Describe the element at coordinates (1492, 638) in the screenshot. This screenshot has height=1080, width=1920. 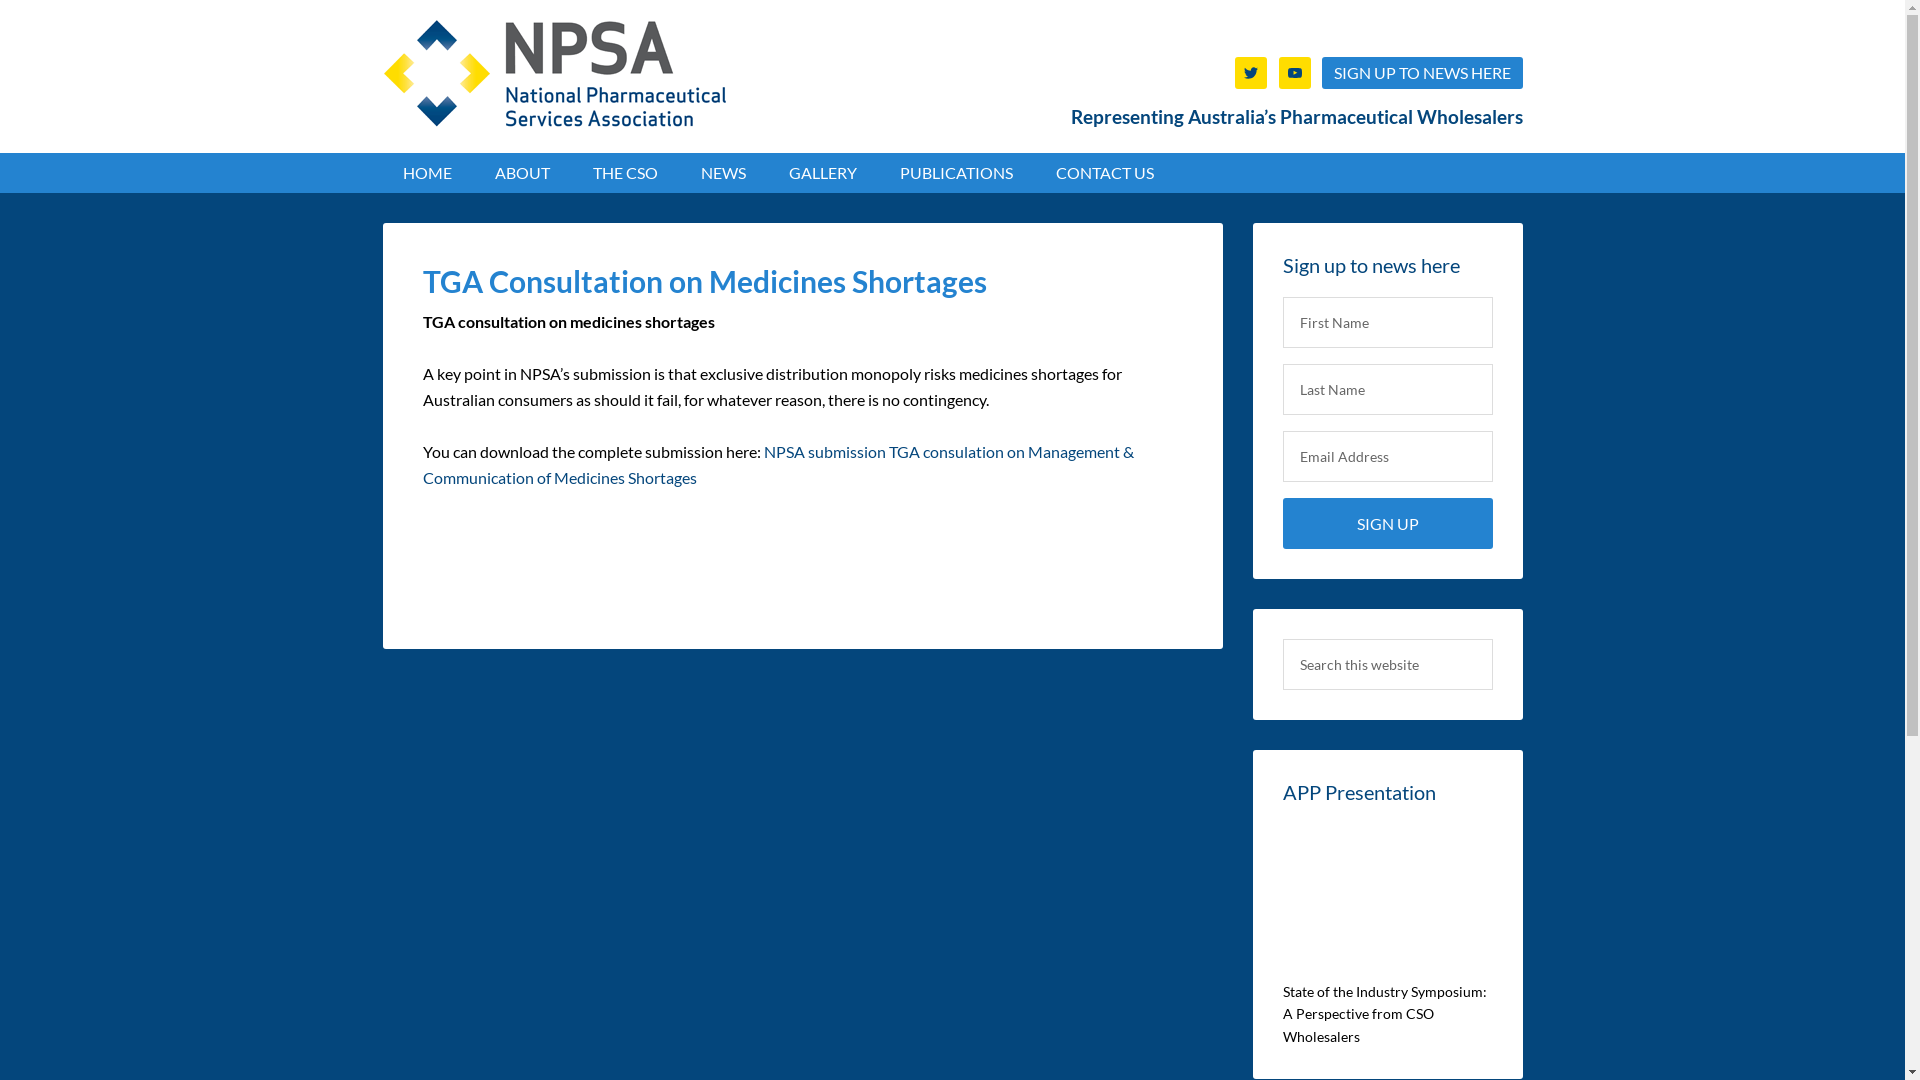
I see `'Search'` at that location.